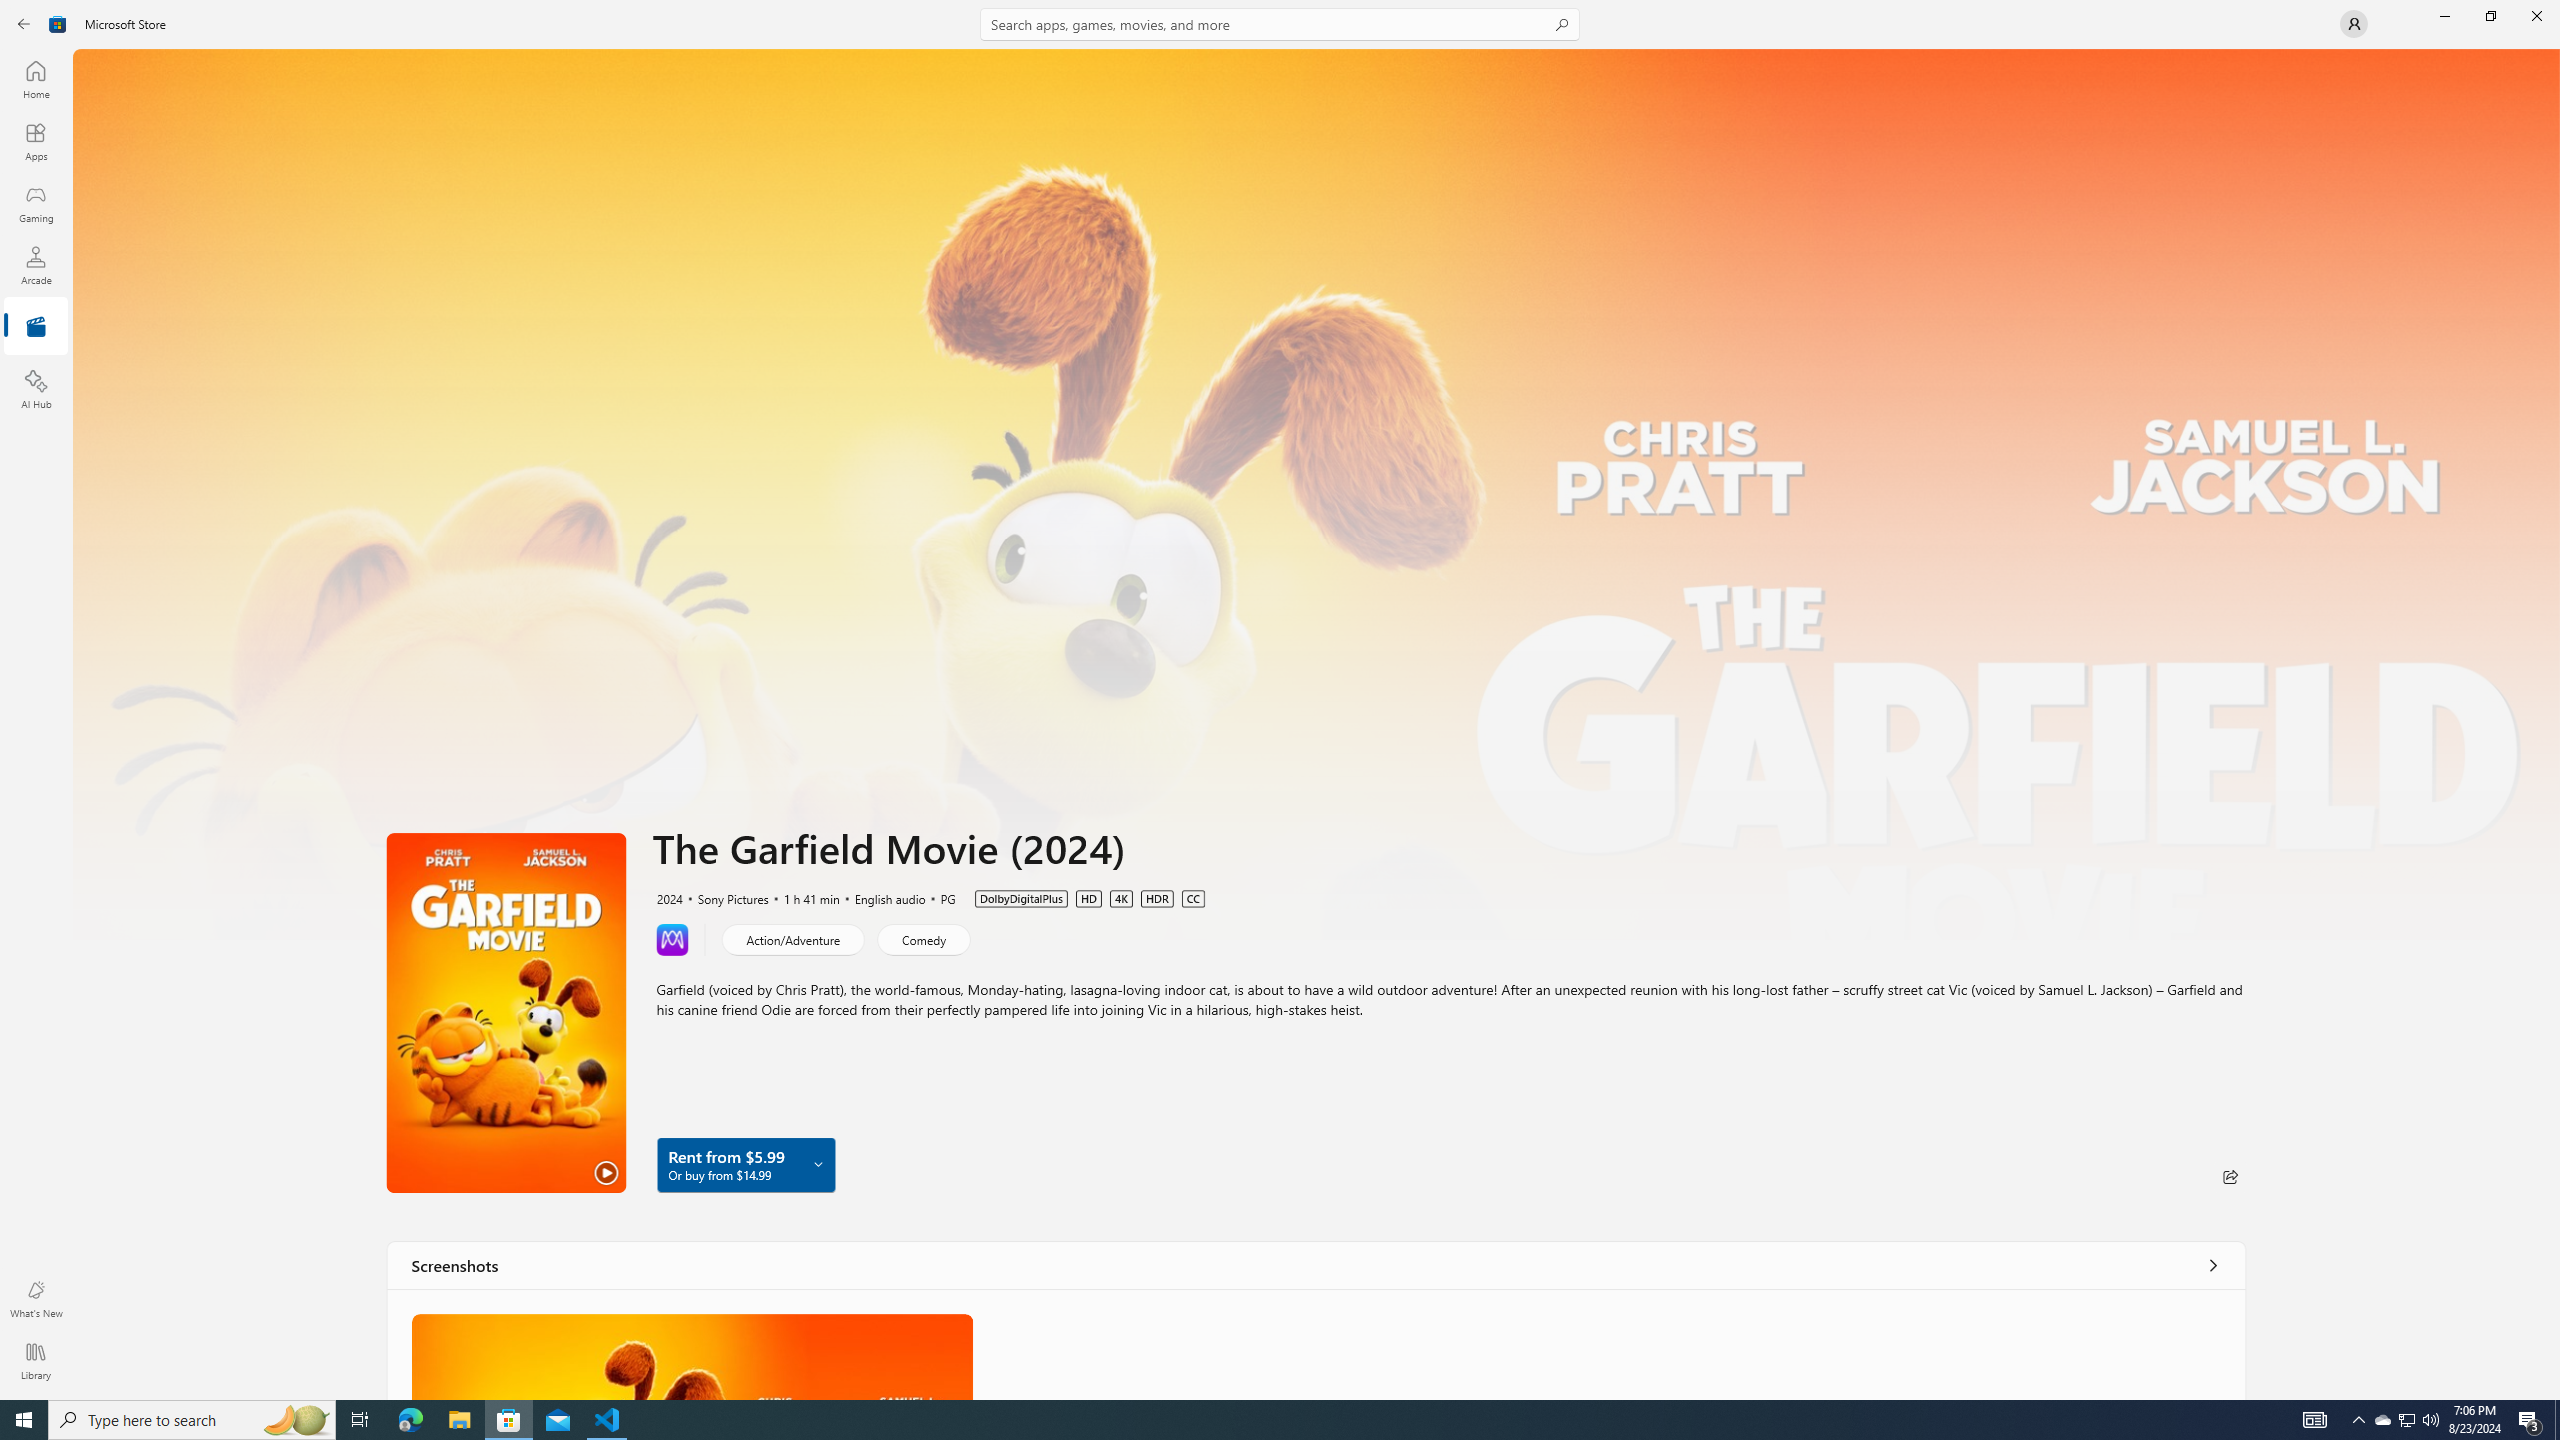  Describe the element at coordinates (34, 326) in the screenshot. I see `'Entertainment'` at that location.